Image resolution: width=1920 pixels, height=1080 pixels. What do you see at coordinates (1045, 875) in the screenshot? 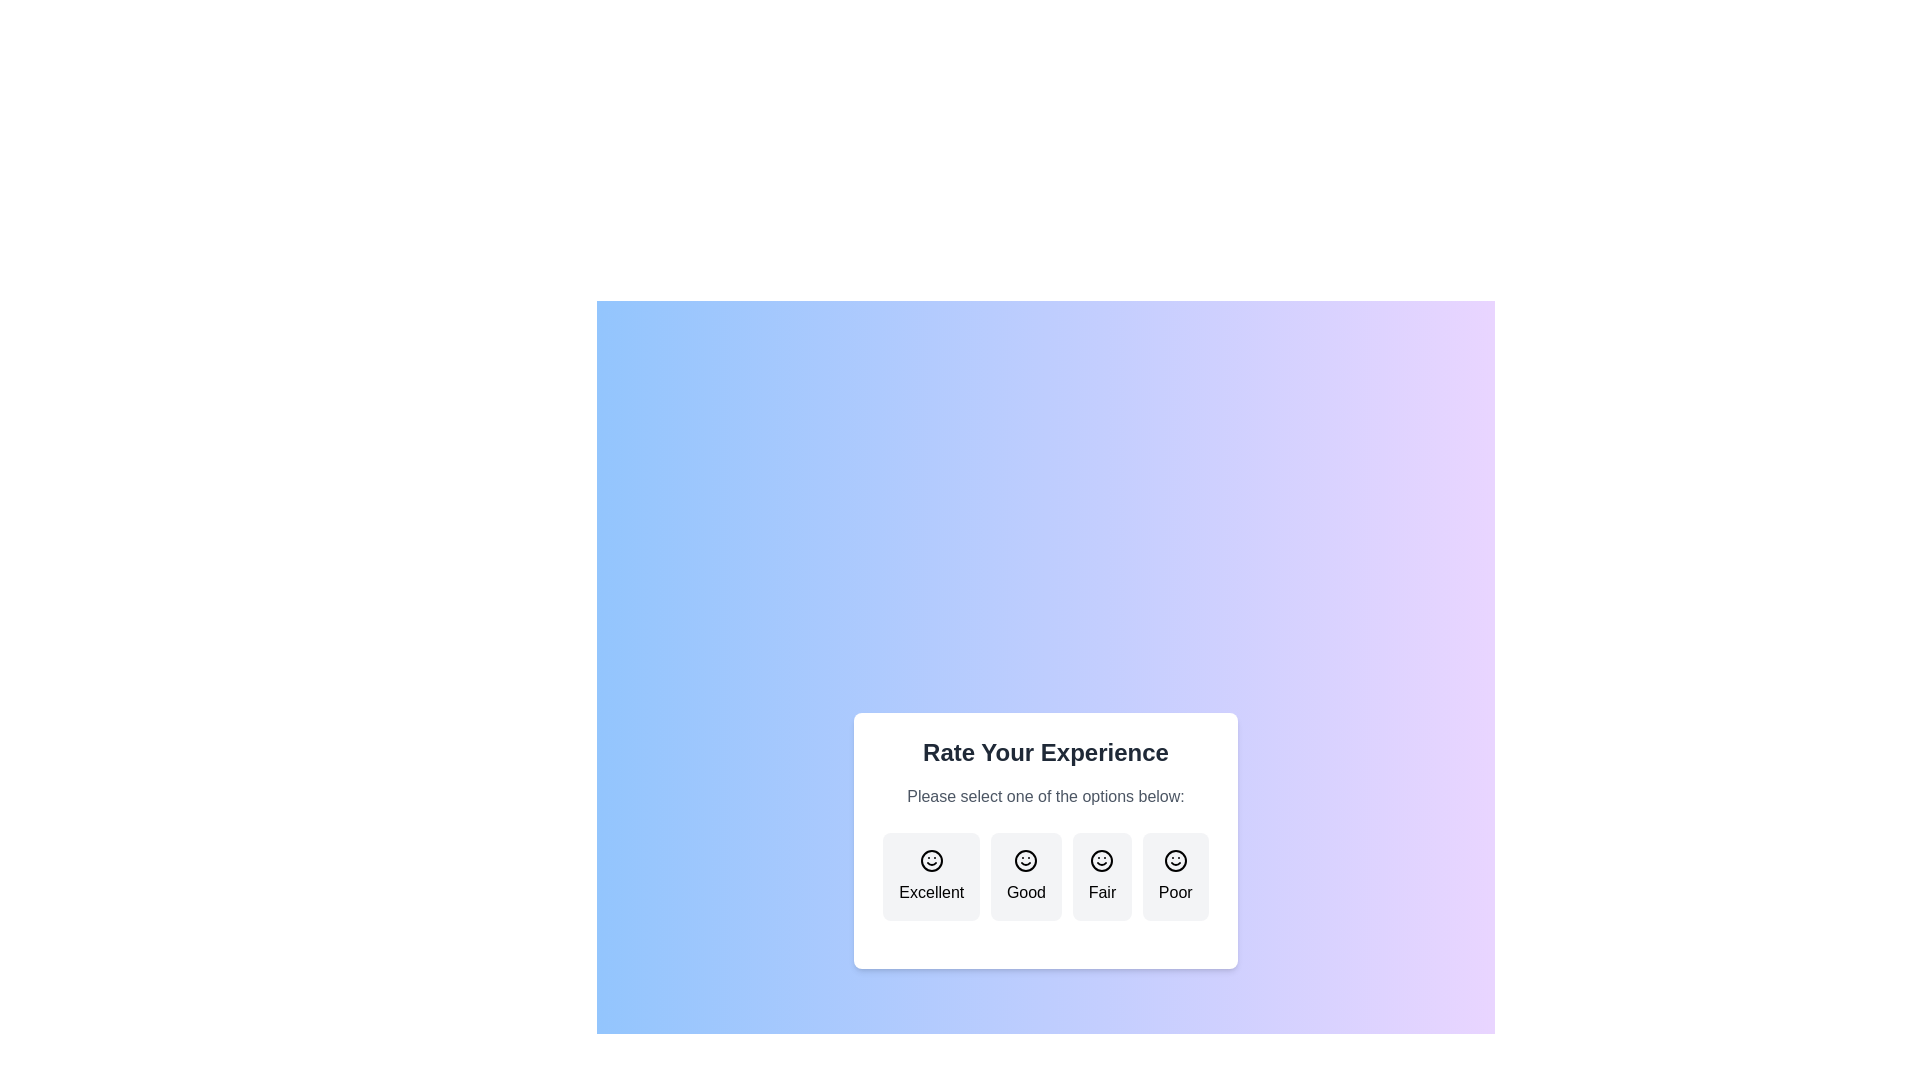
I see `the Interactive button labeled for rating experience, which is the second button from the left in the row of four buttons` at bounding box center [1045, 875].